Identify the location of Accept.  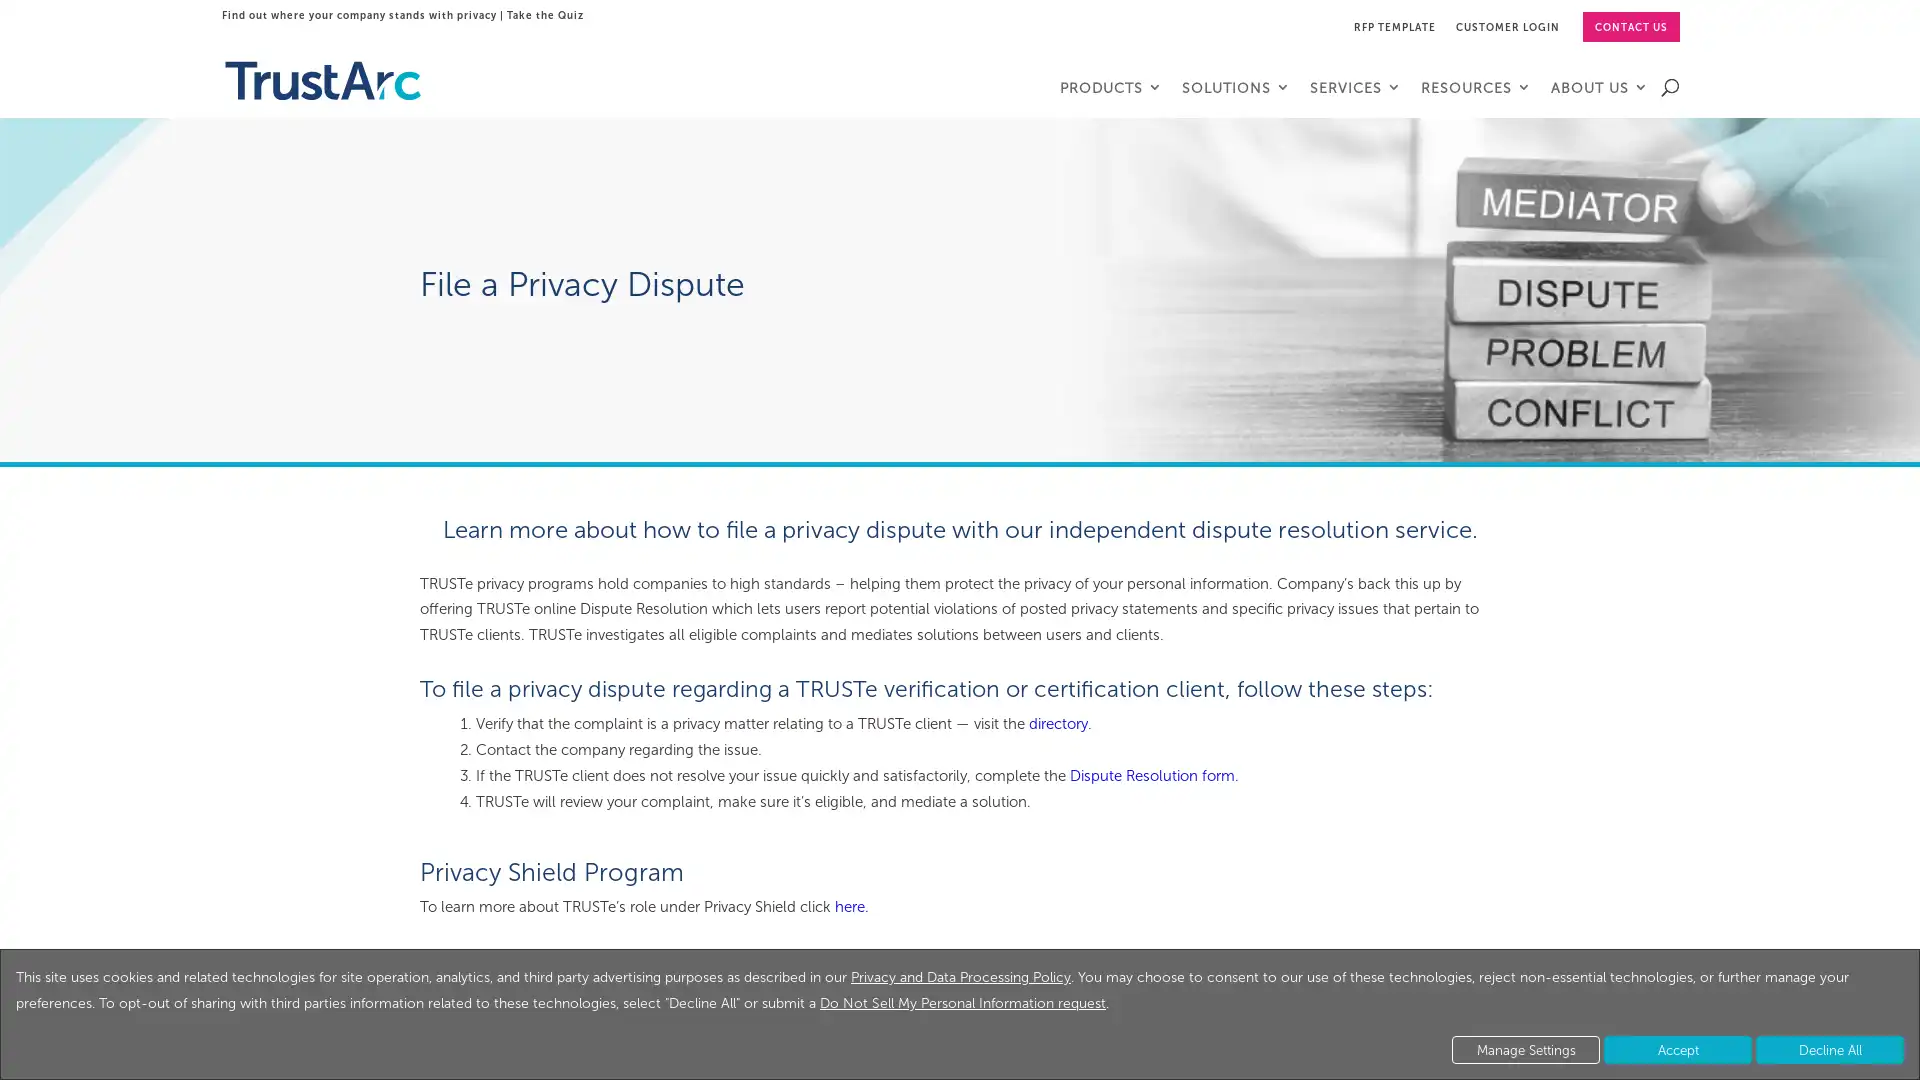
(1678, 1048).